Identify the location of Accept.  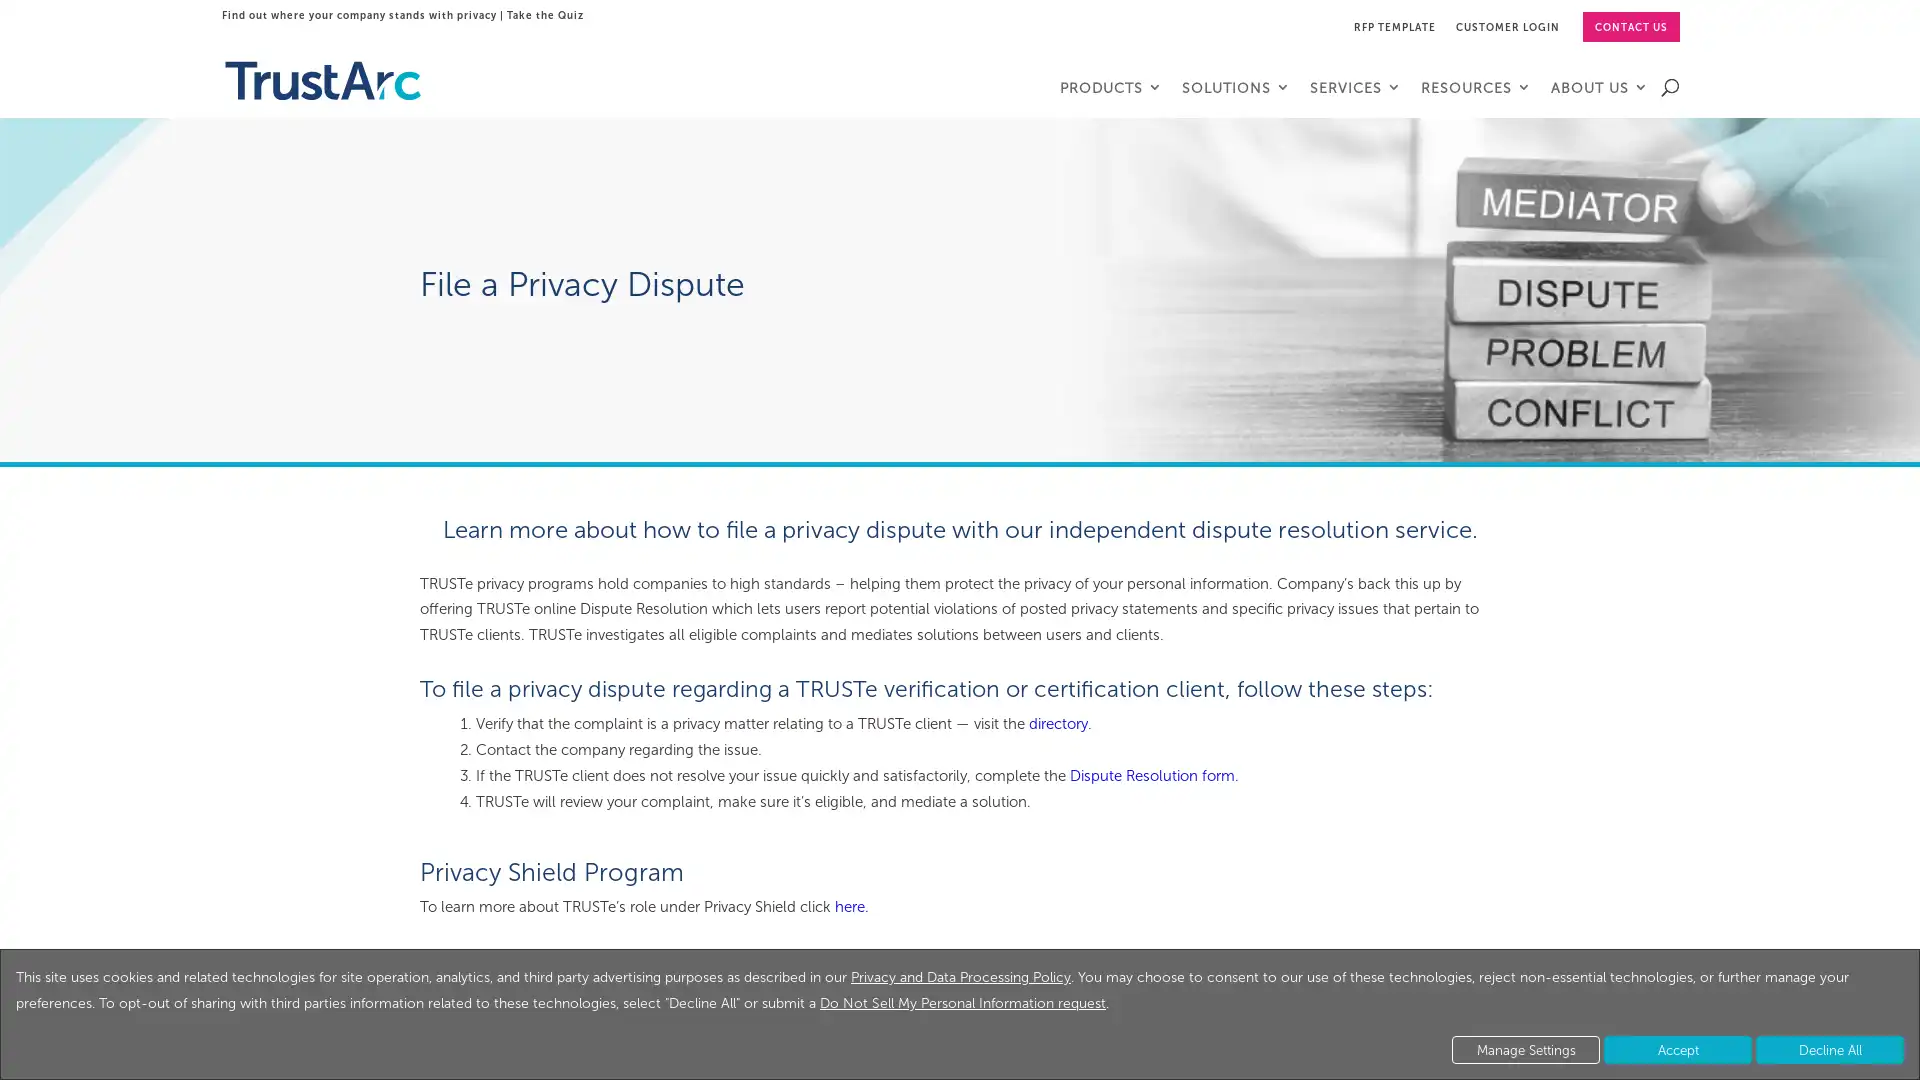
(1678, 1048).